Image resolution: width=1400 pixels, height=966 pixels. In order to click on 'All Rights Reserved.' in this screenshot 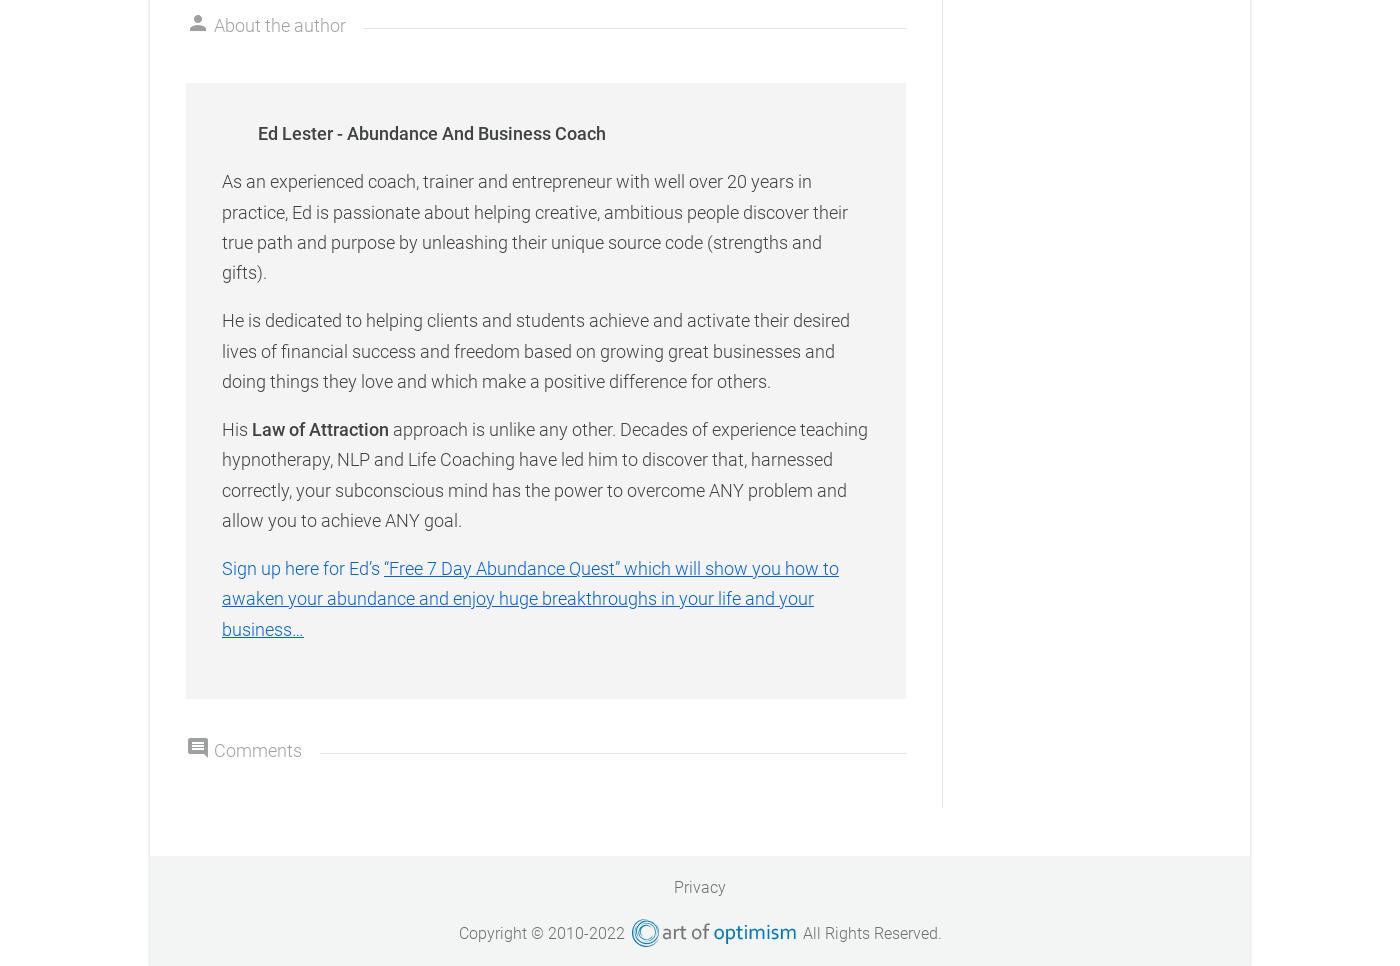, I will do `click(868, 932)`.